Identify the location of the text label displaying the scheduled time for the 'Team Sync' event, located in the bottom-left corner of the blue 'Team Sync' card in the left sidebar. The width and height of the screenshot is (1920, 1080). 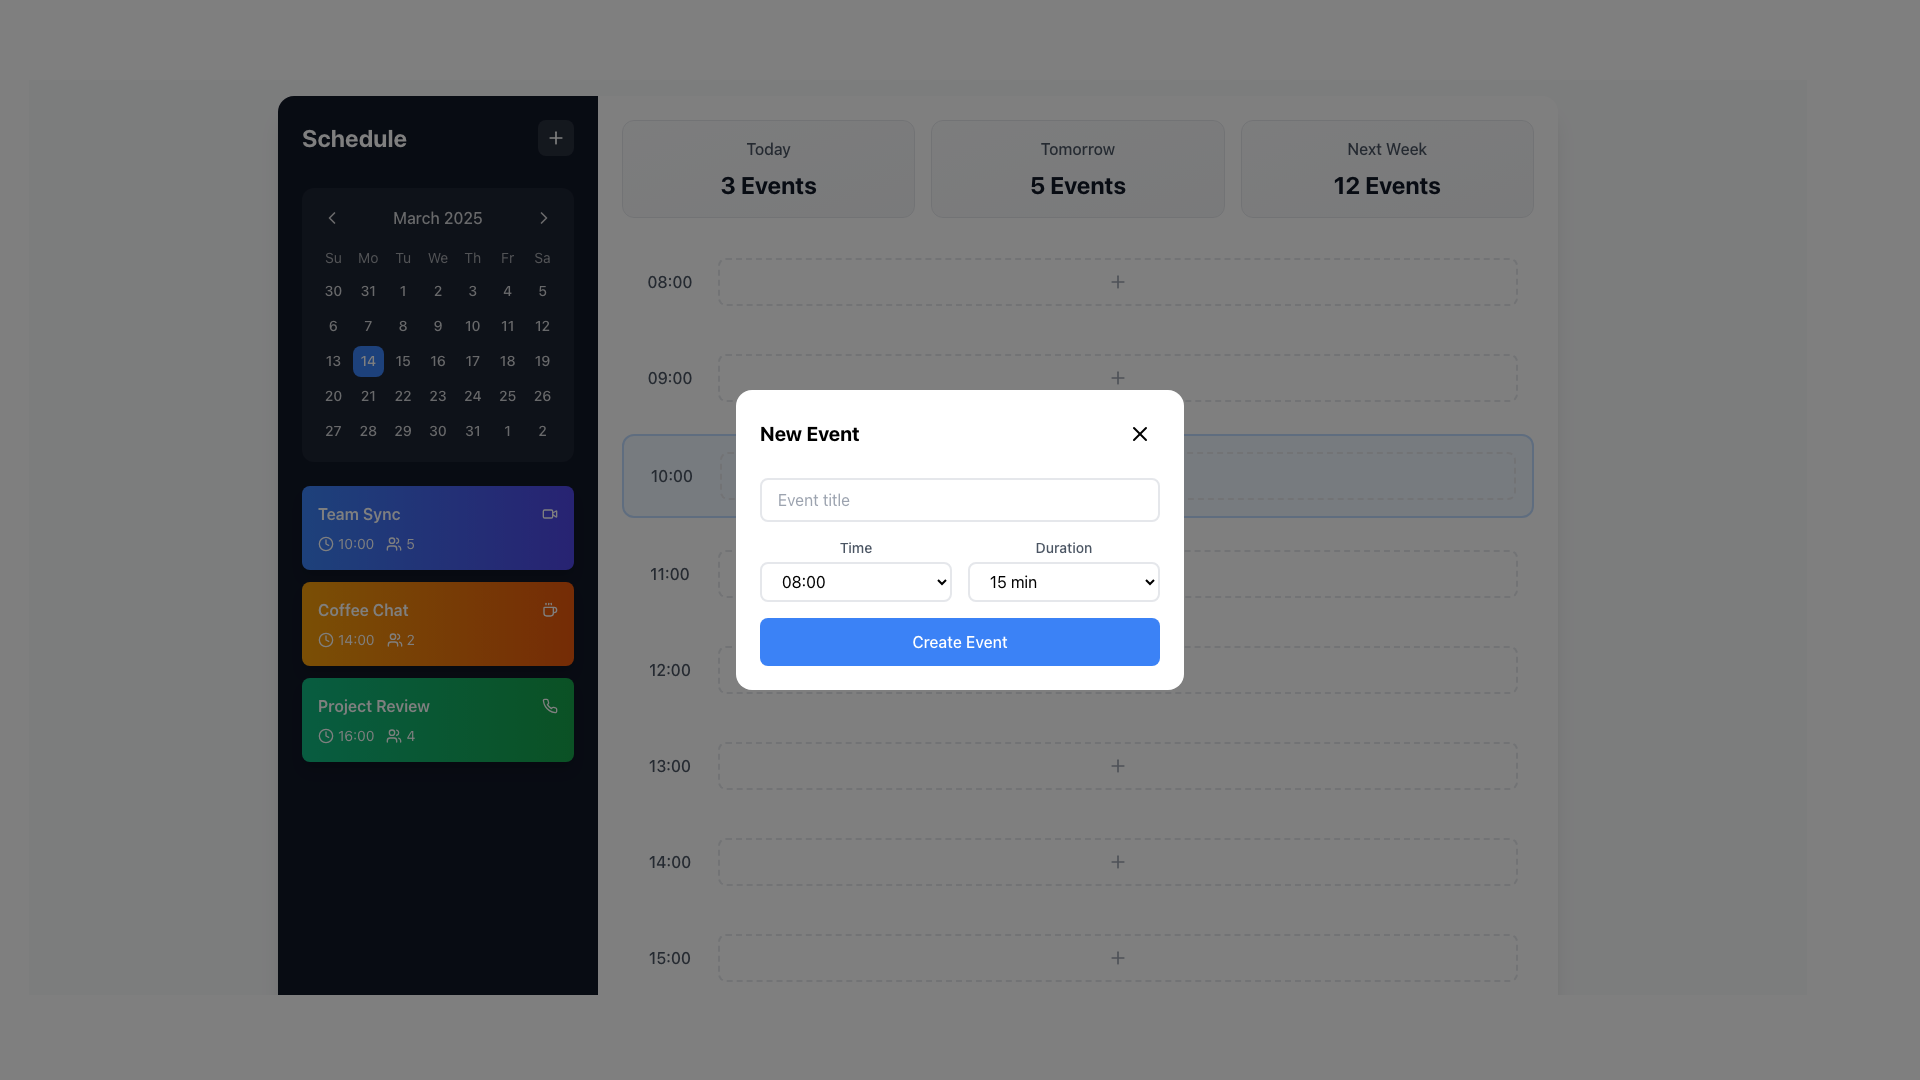
(356, 544).